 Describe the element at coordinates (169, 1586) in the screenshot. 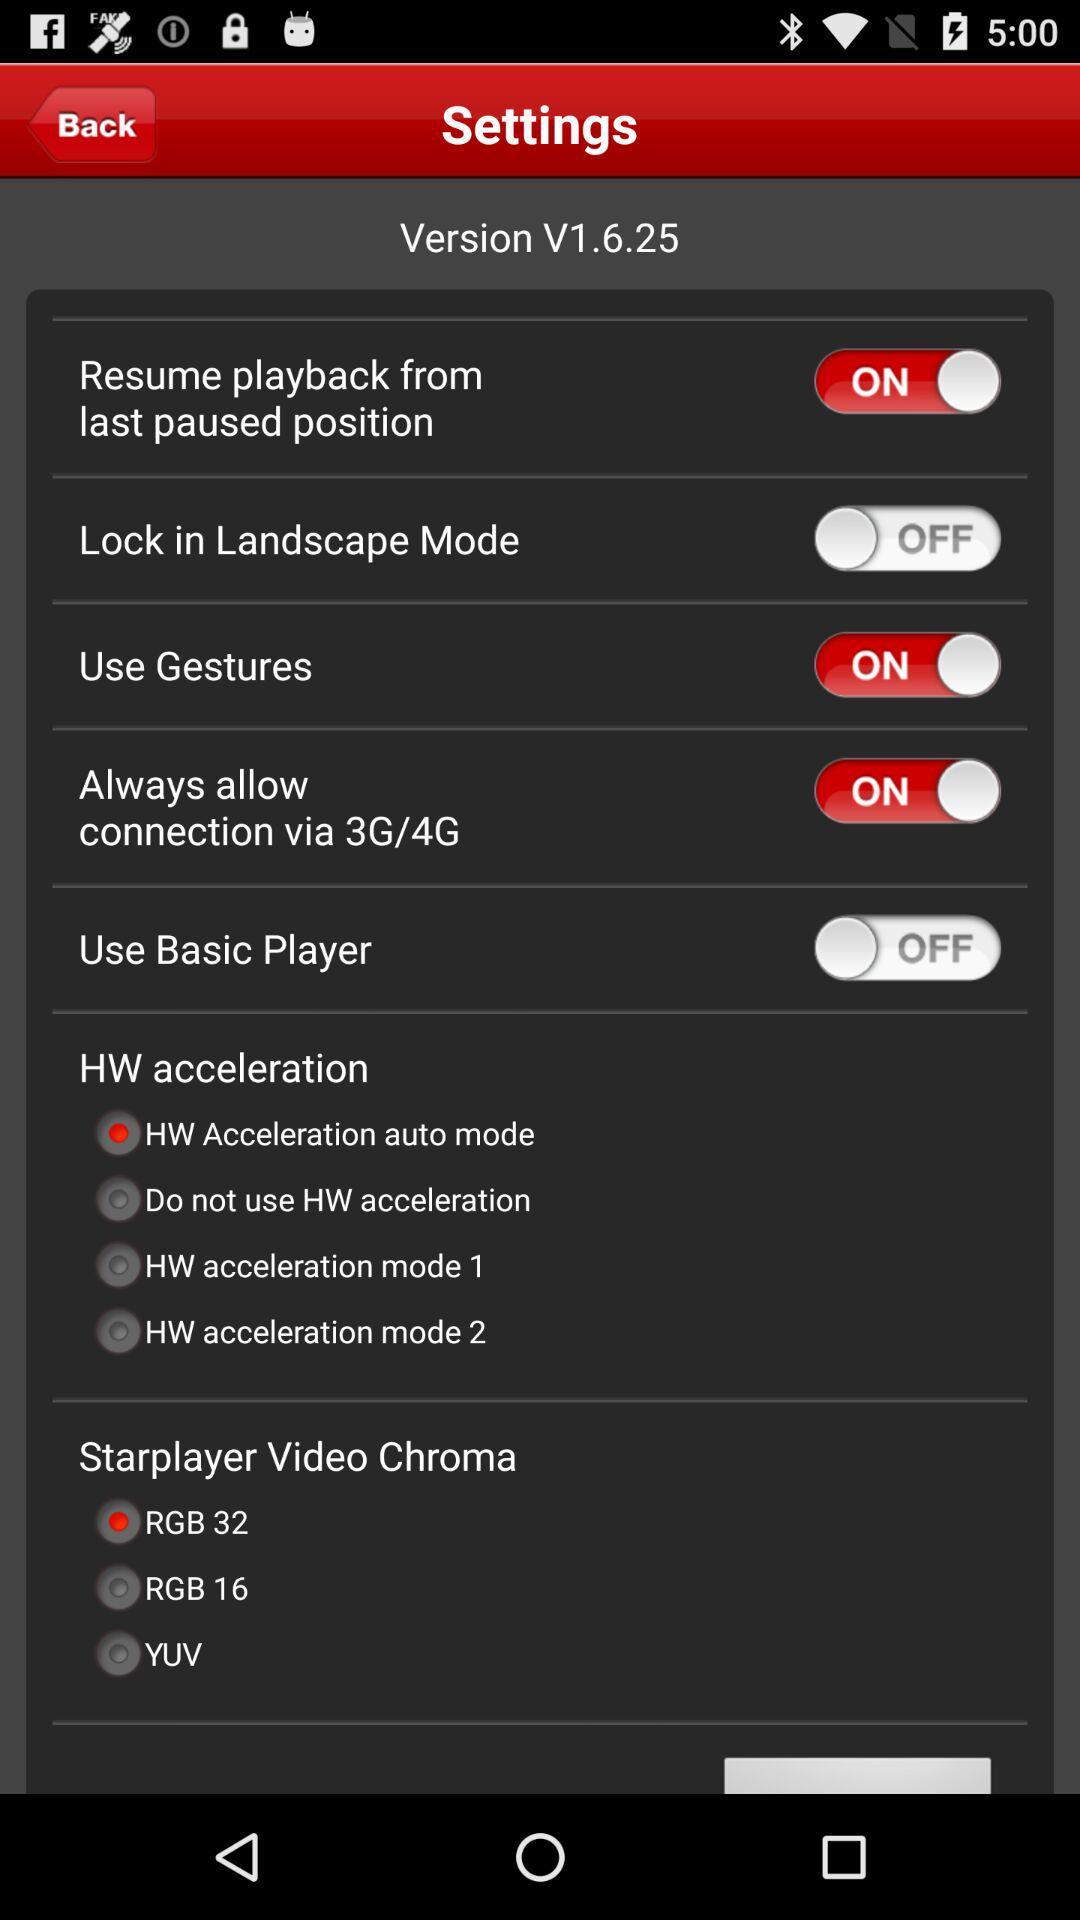

I see `the rgb 16` at that location.